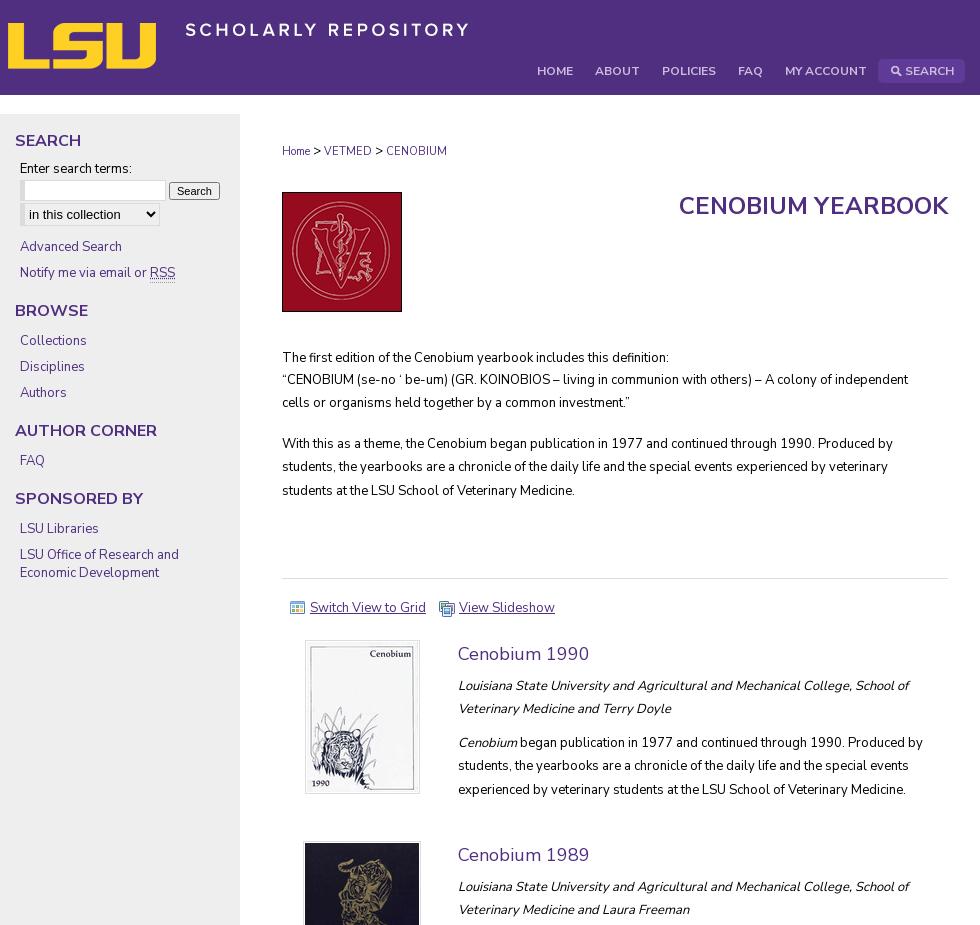 The width and height of the screenshot is (980, 925). Describe the element at coordinates (86, 429) in the screenshot. I see `'Author Corner'` at that location.